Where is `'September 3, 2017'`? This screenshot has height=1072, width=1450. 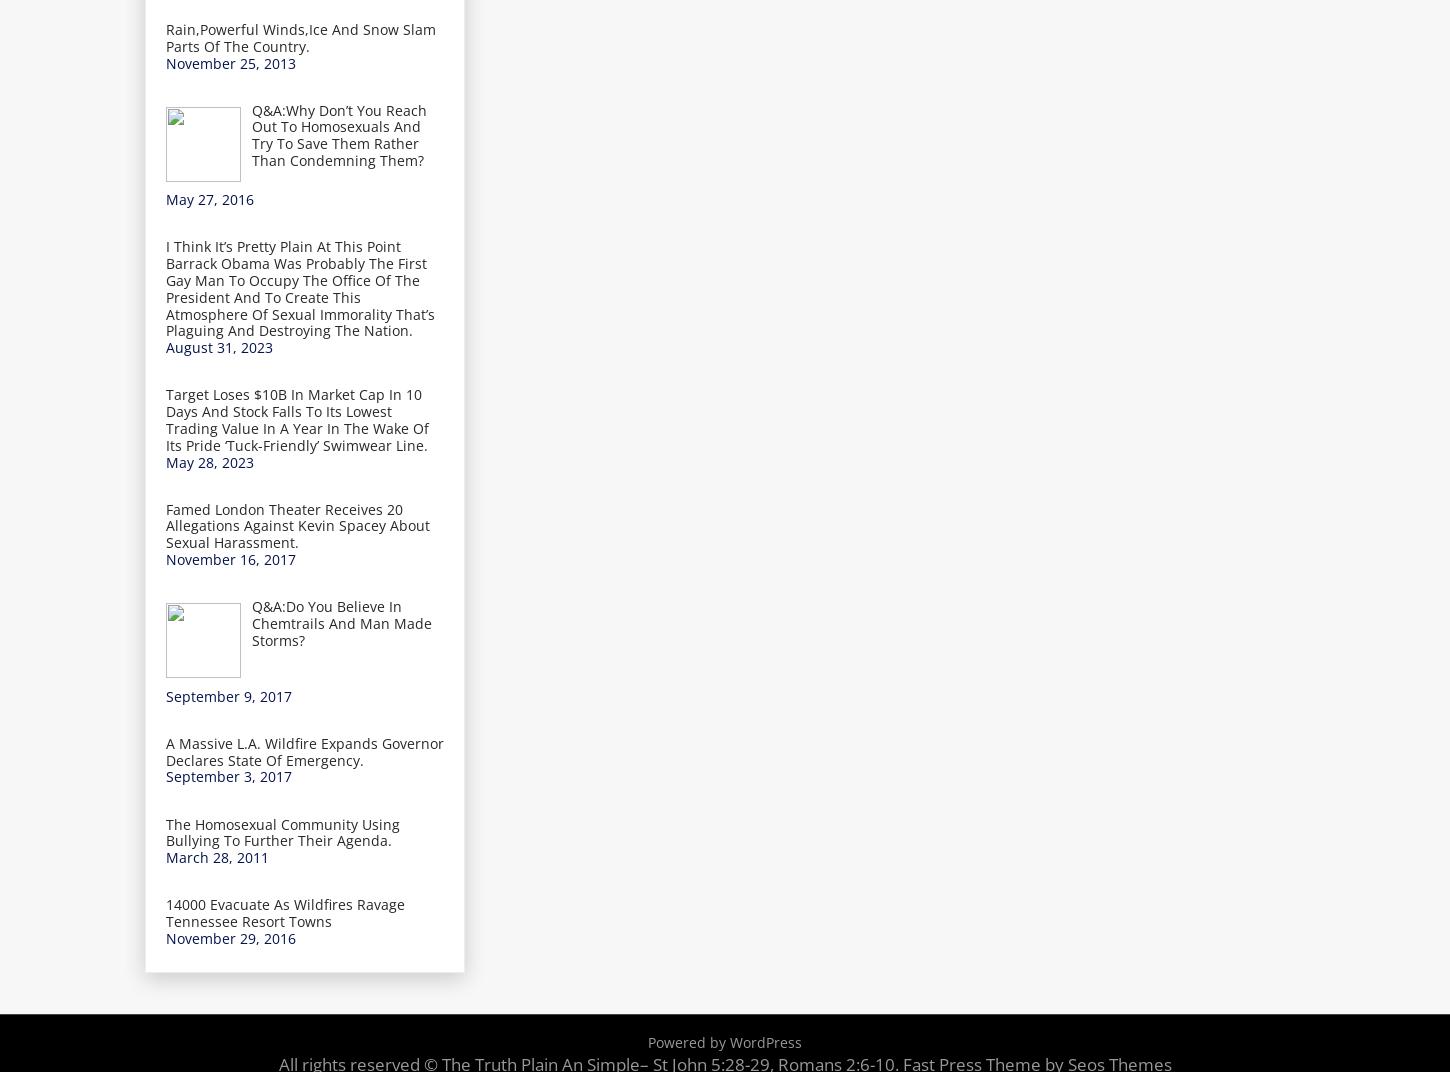
'September 3, 2017' is located at coordinates (227, 776).